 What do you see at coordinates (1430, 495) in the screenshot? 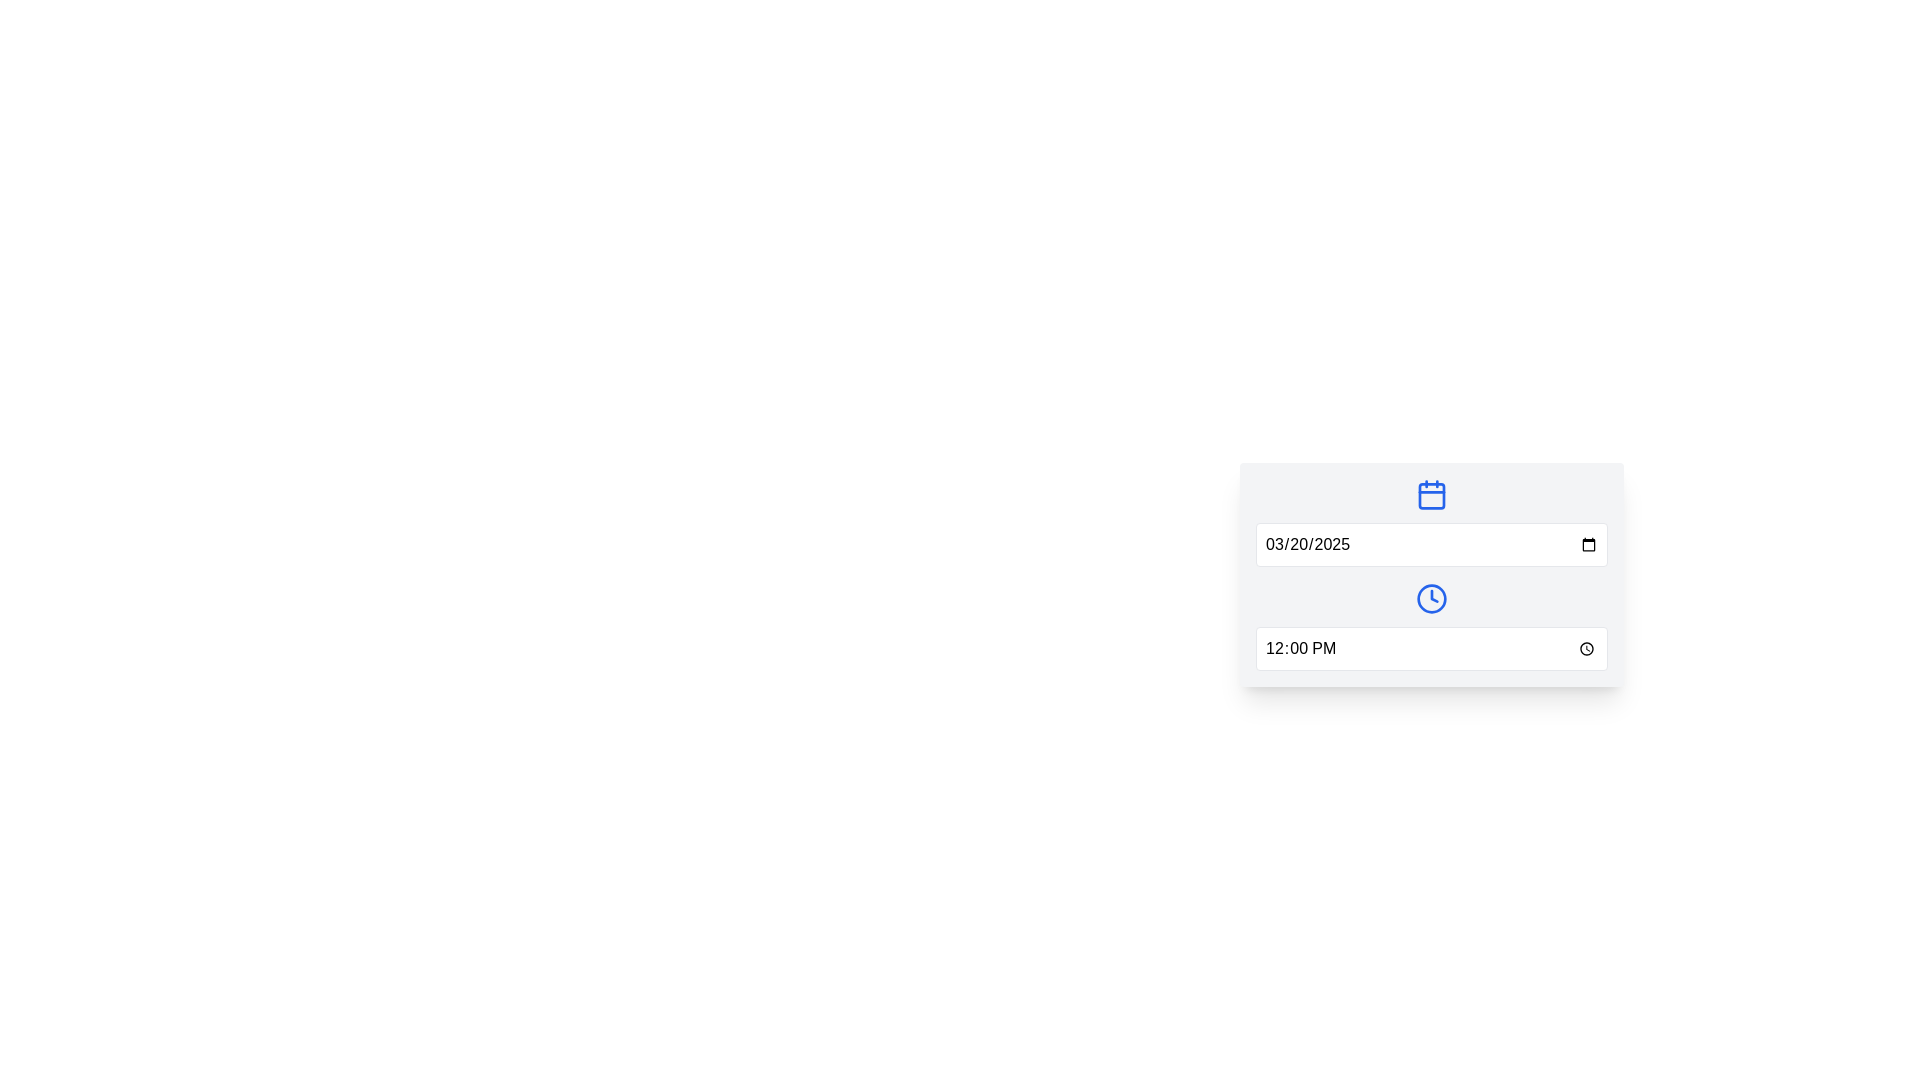
I see `the calendar icon body, which is a light blue rectangular shape with rounded corners, located at the top center of a card-like structure` at bounding box center [1430, 495].